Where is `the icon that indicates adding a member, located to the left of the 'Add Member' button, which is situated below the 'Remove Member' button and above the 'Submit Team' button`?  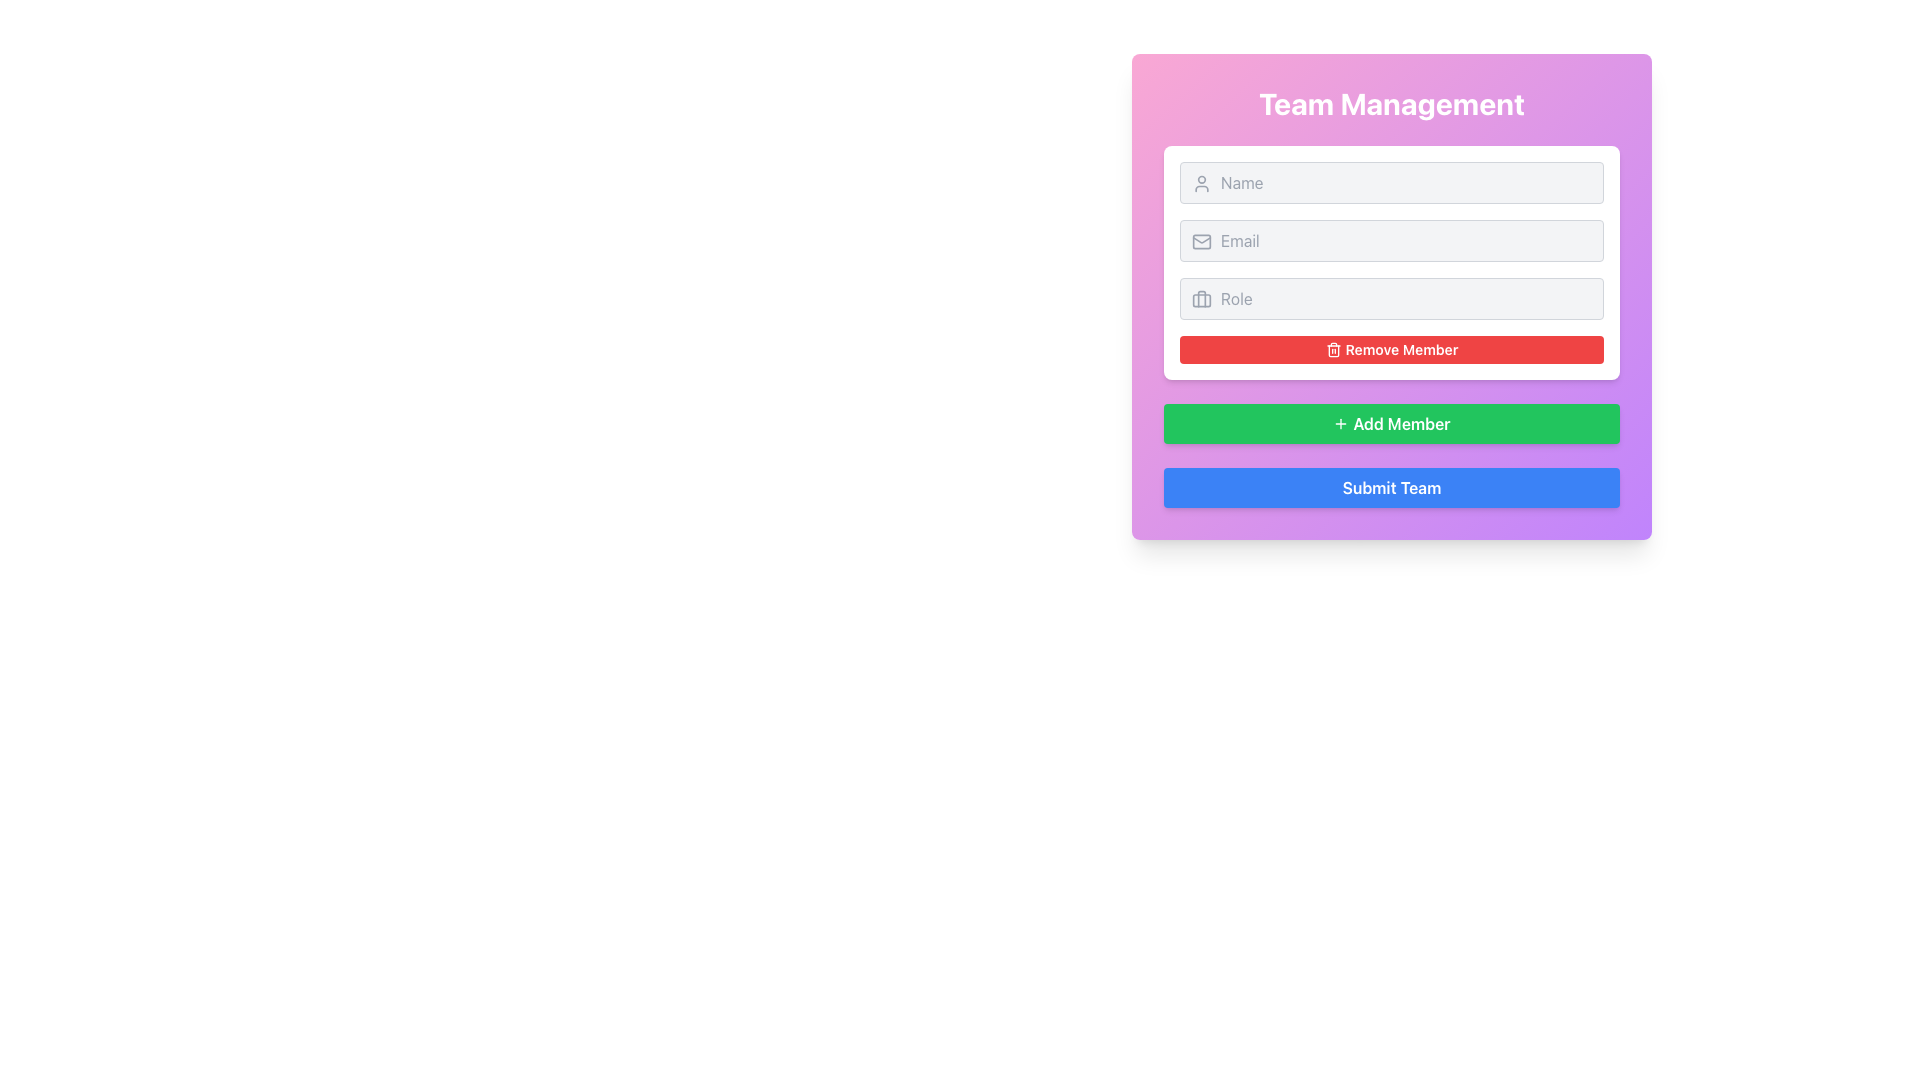 the icon that indicates adding a member, located to the left of the 'Add Member' button, which is situated below the 'Remove Member' button and above the 'Submit Team' button is located at coordinates (1341, 423).